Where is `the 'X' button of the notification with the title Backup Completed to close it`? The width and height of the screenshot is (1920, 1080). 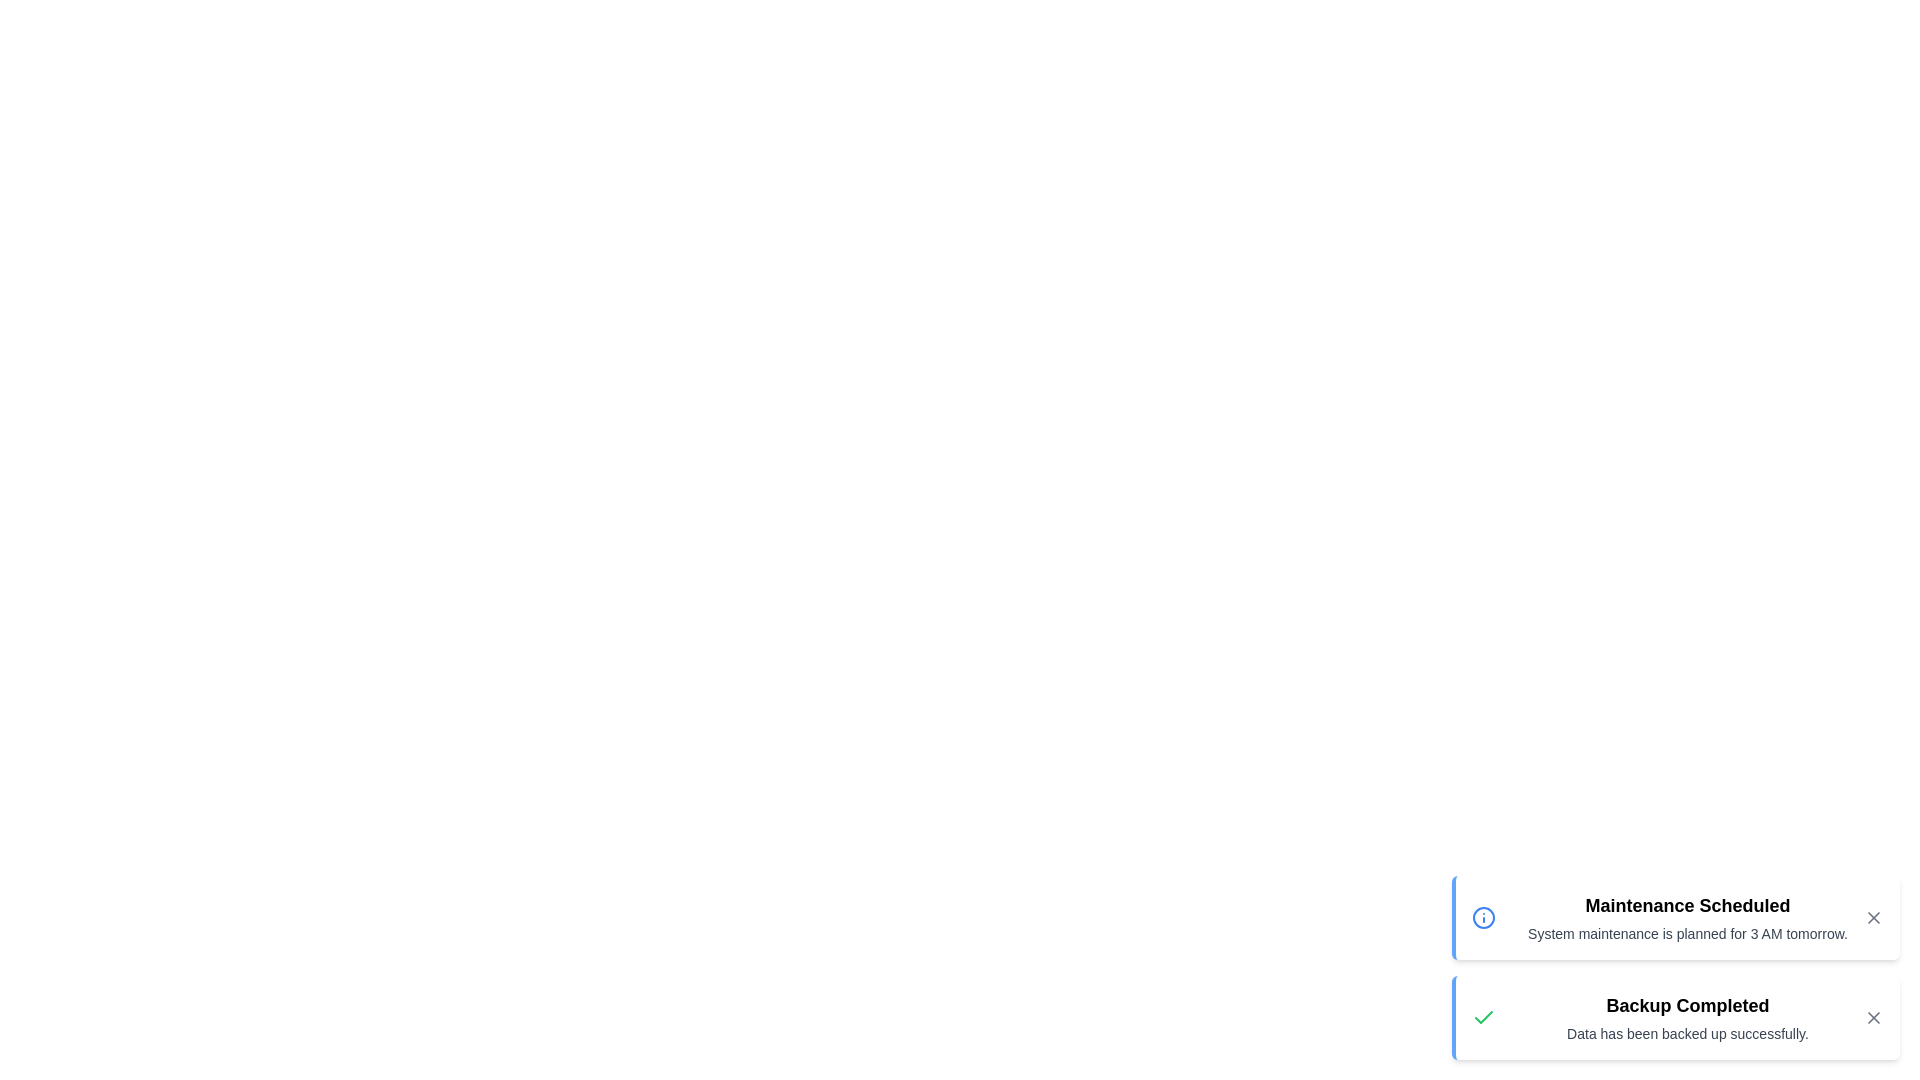 the 'X' button of the notification with the title Backup Completed to close it is located at coordinates (1872, 1018).